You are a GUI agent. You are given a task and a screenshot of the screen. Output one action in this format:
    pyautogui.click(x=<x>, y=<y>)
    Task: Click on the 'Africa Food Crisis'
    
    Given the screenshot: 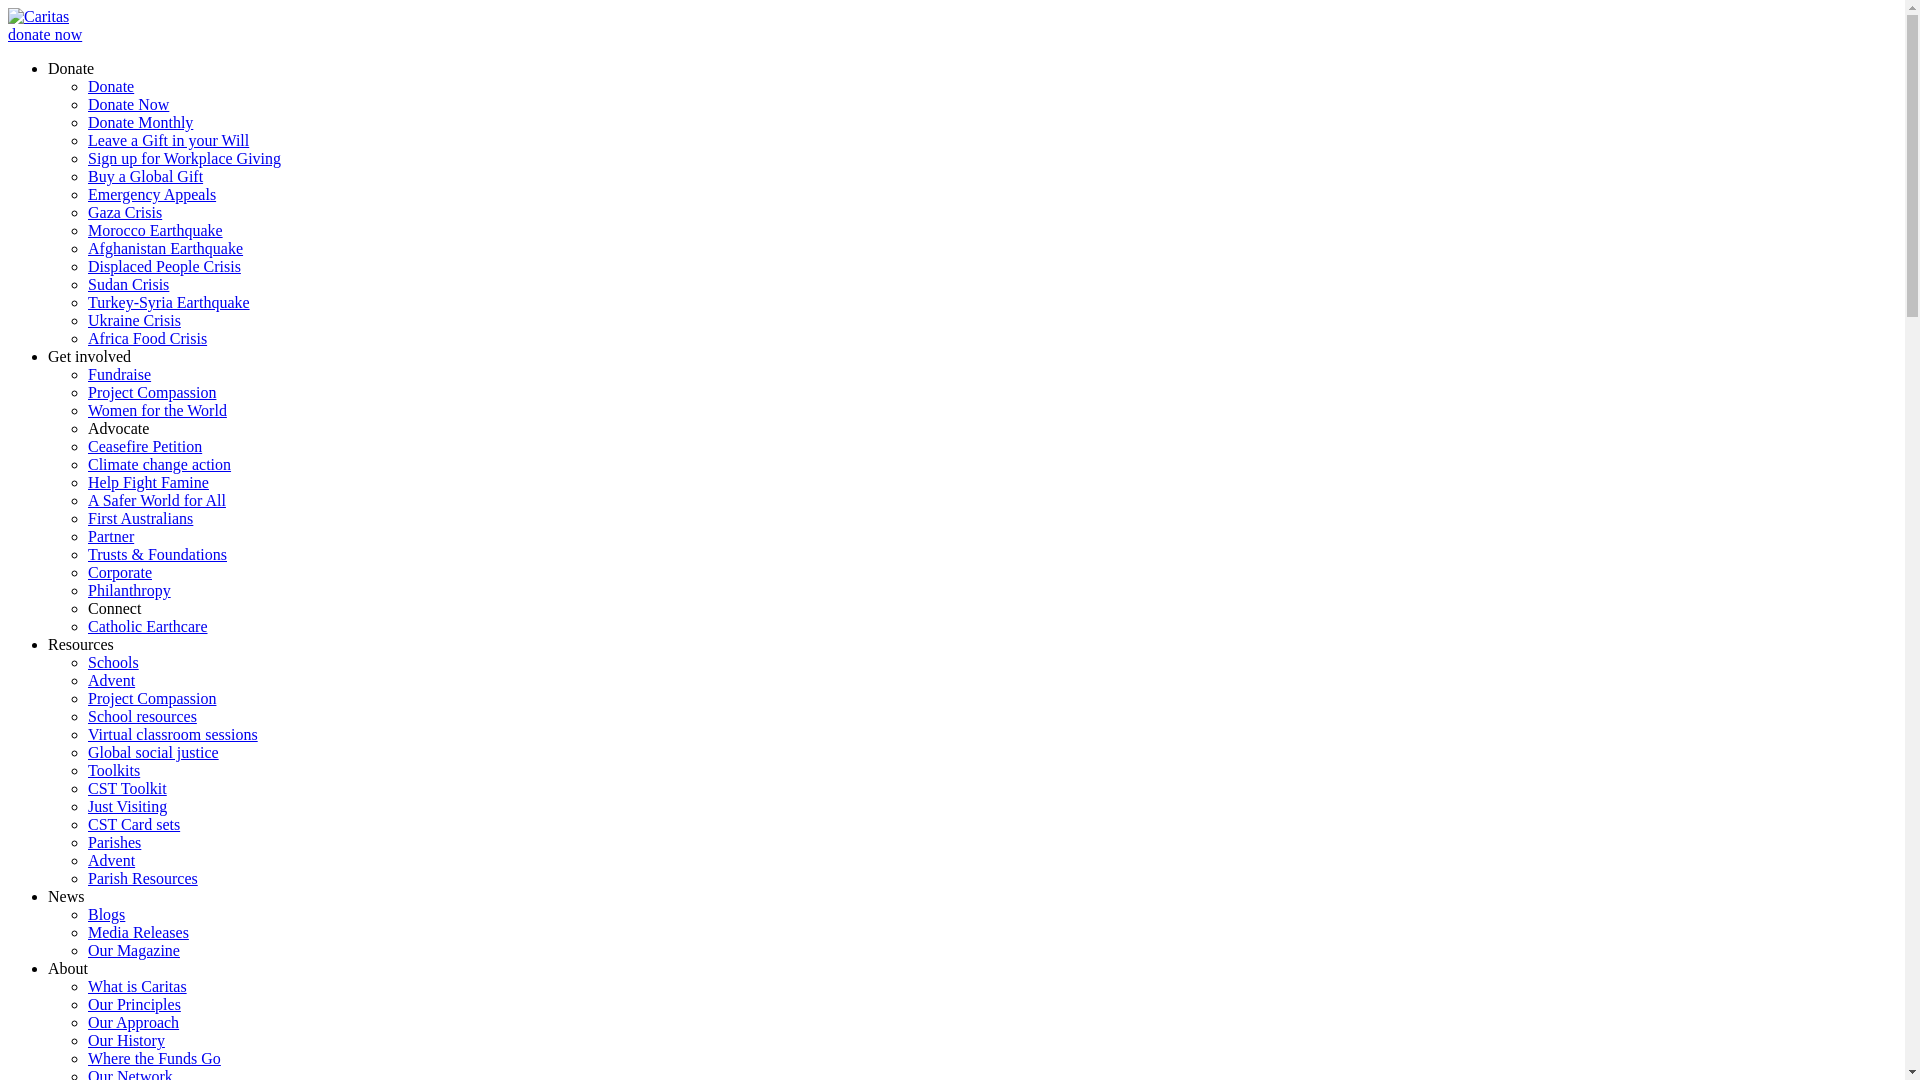 What is the action you would take?
    pyautogui.click(x=146, y=337)
    